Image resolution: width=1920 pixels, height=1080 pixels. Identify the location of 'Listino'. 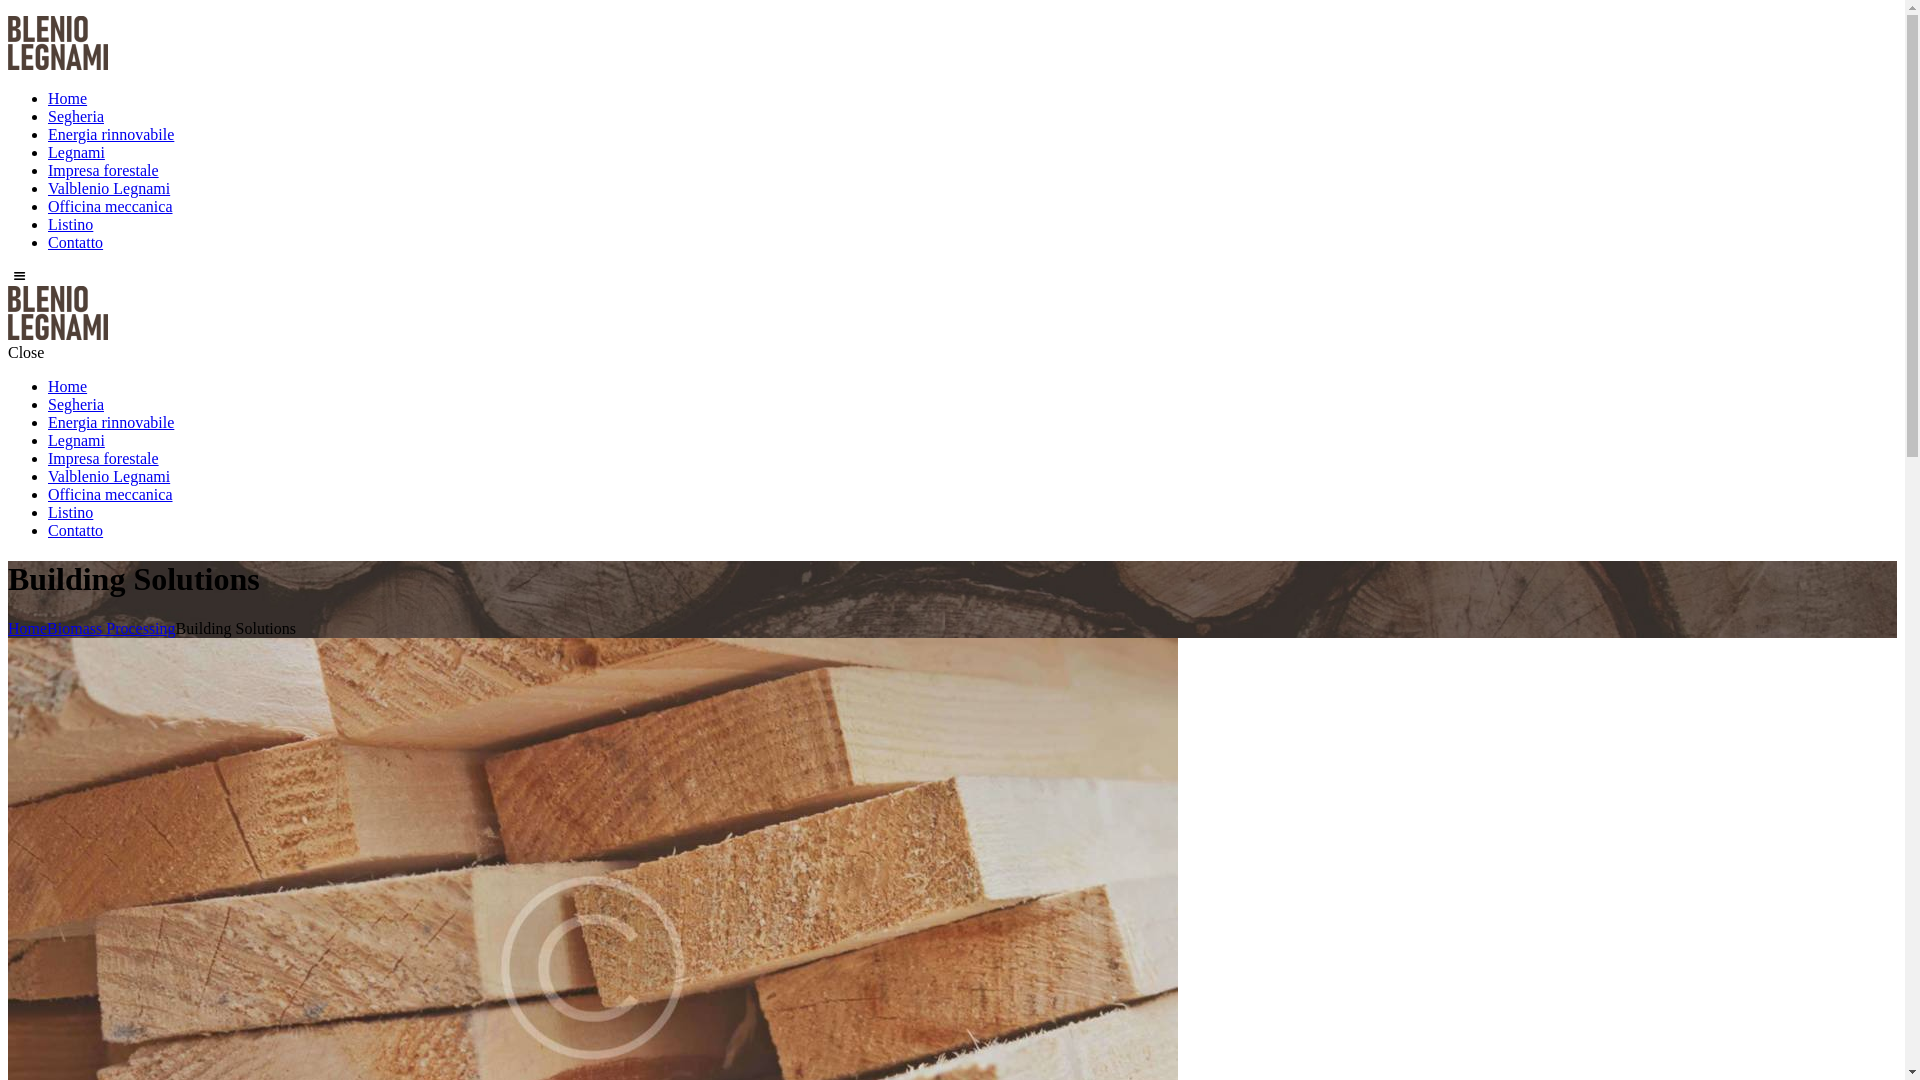
(70, 511).